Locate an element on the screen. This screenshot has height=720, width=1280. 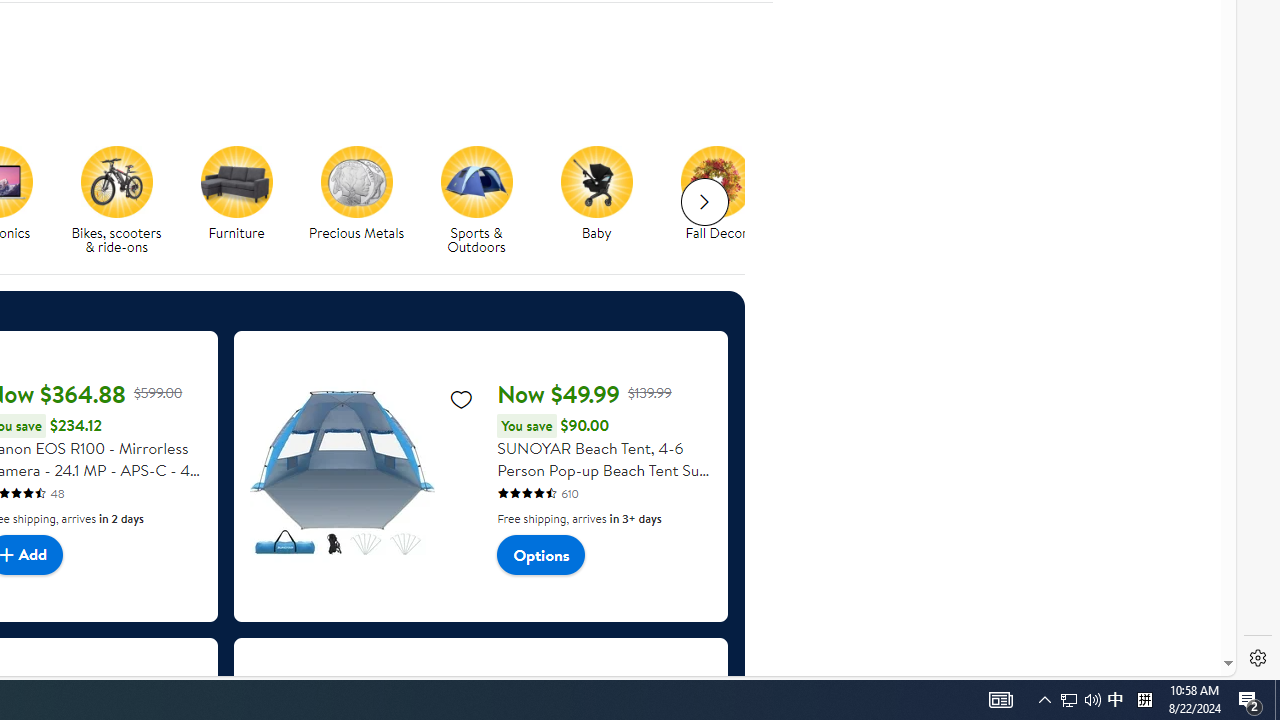
'Fall Decor' is located at coordinates (716, 181).